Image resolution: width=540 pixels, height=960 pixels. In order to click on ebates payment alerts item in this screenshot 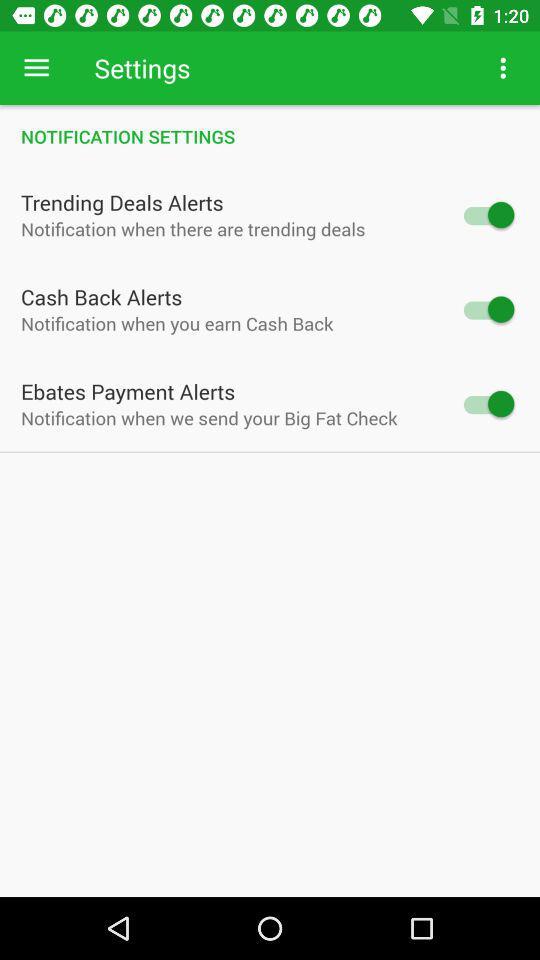, I will do `click(128, 390)`.